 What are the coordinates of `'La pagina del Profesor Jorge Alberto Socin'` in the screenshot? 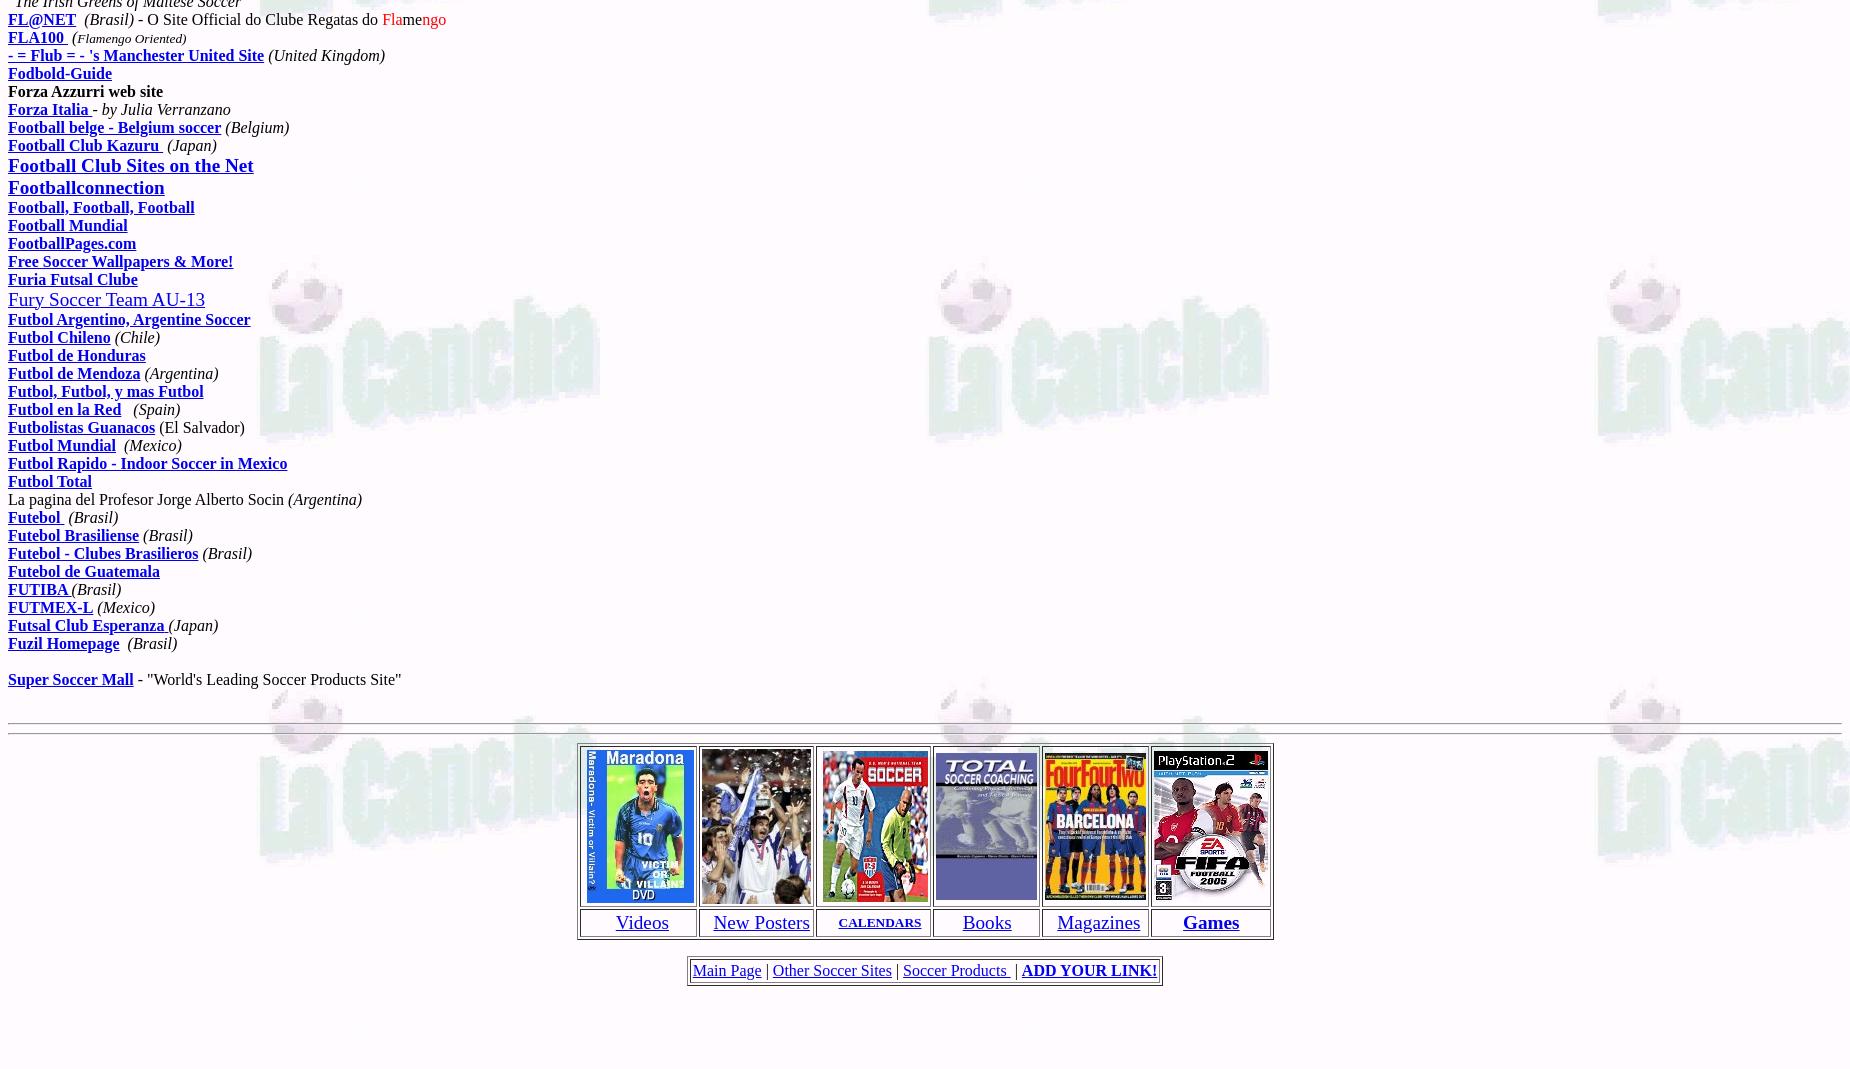 It's located at (147, 497).